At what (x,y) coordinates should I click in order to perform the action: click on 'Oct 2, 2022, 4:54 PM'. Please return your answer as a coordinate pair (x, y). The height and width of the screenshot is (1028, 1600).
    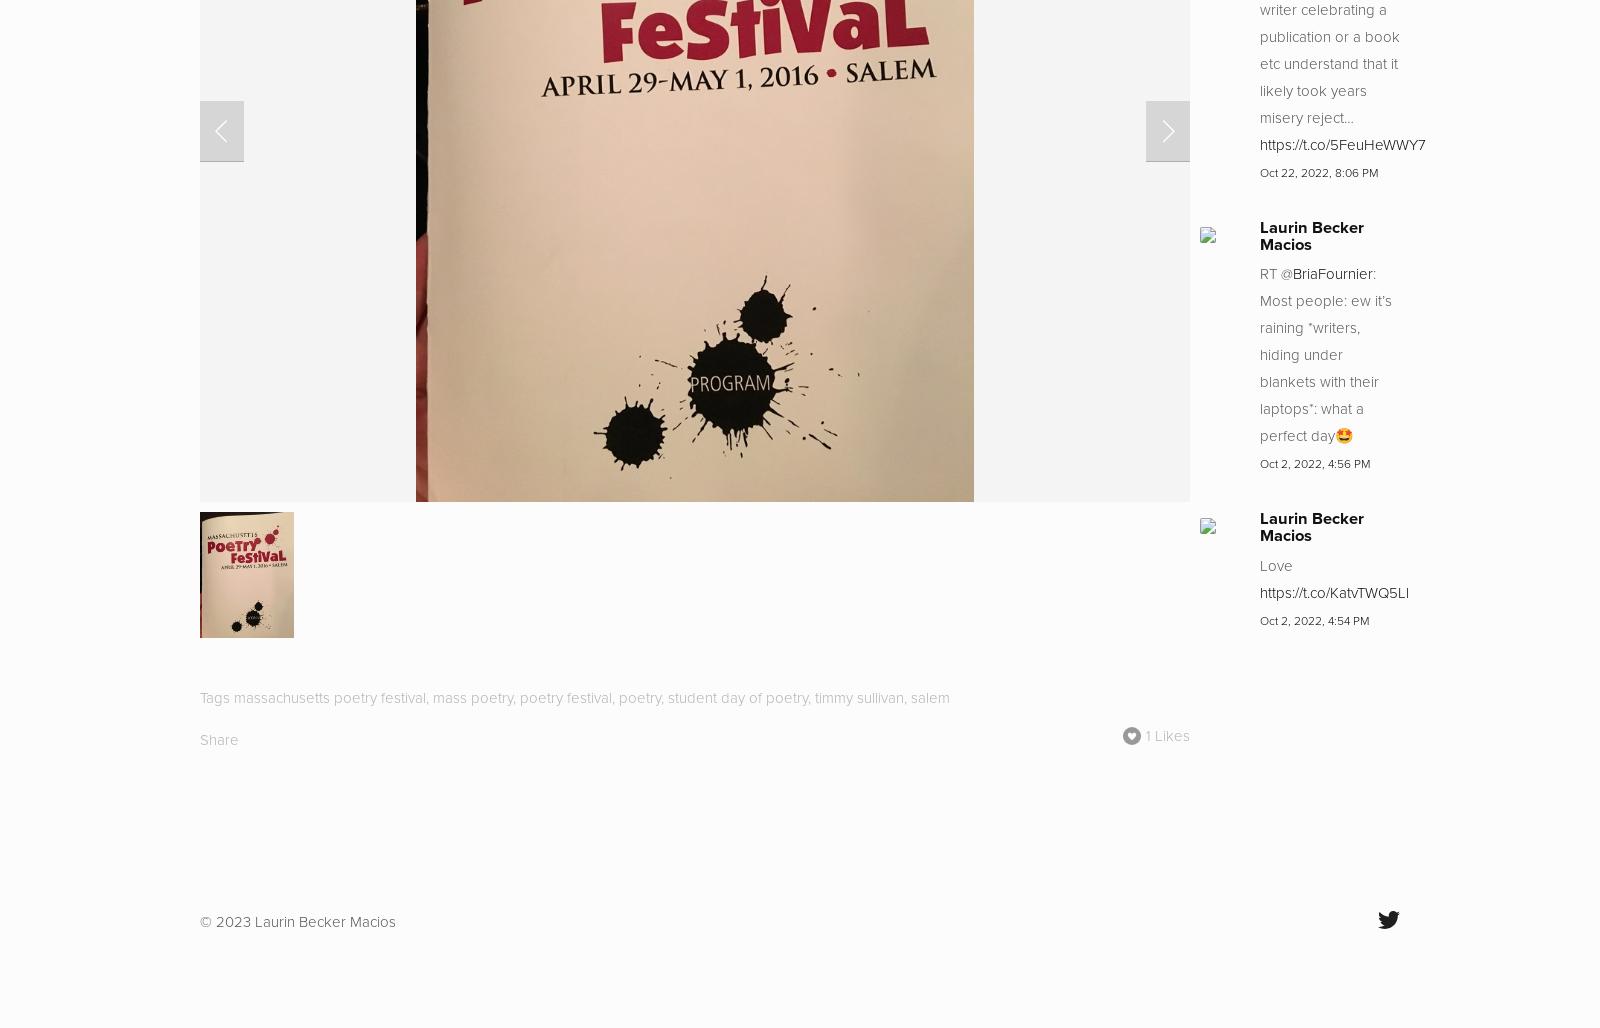
    Looking at the image, I should click on (1313, 618).